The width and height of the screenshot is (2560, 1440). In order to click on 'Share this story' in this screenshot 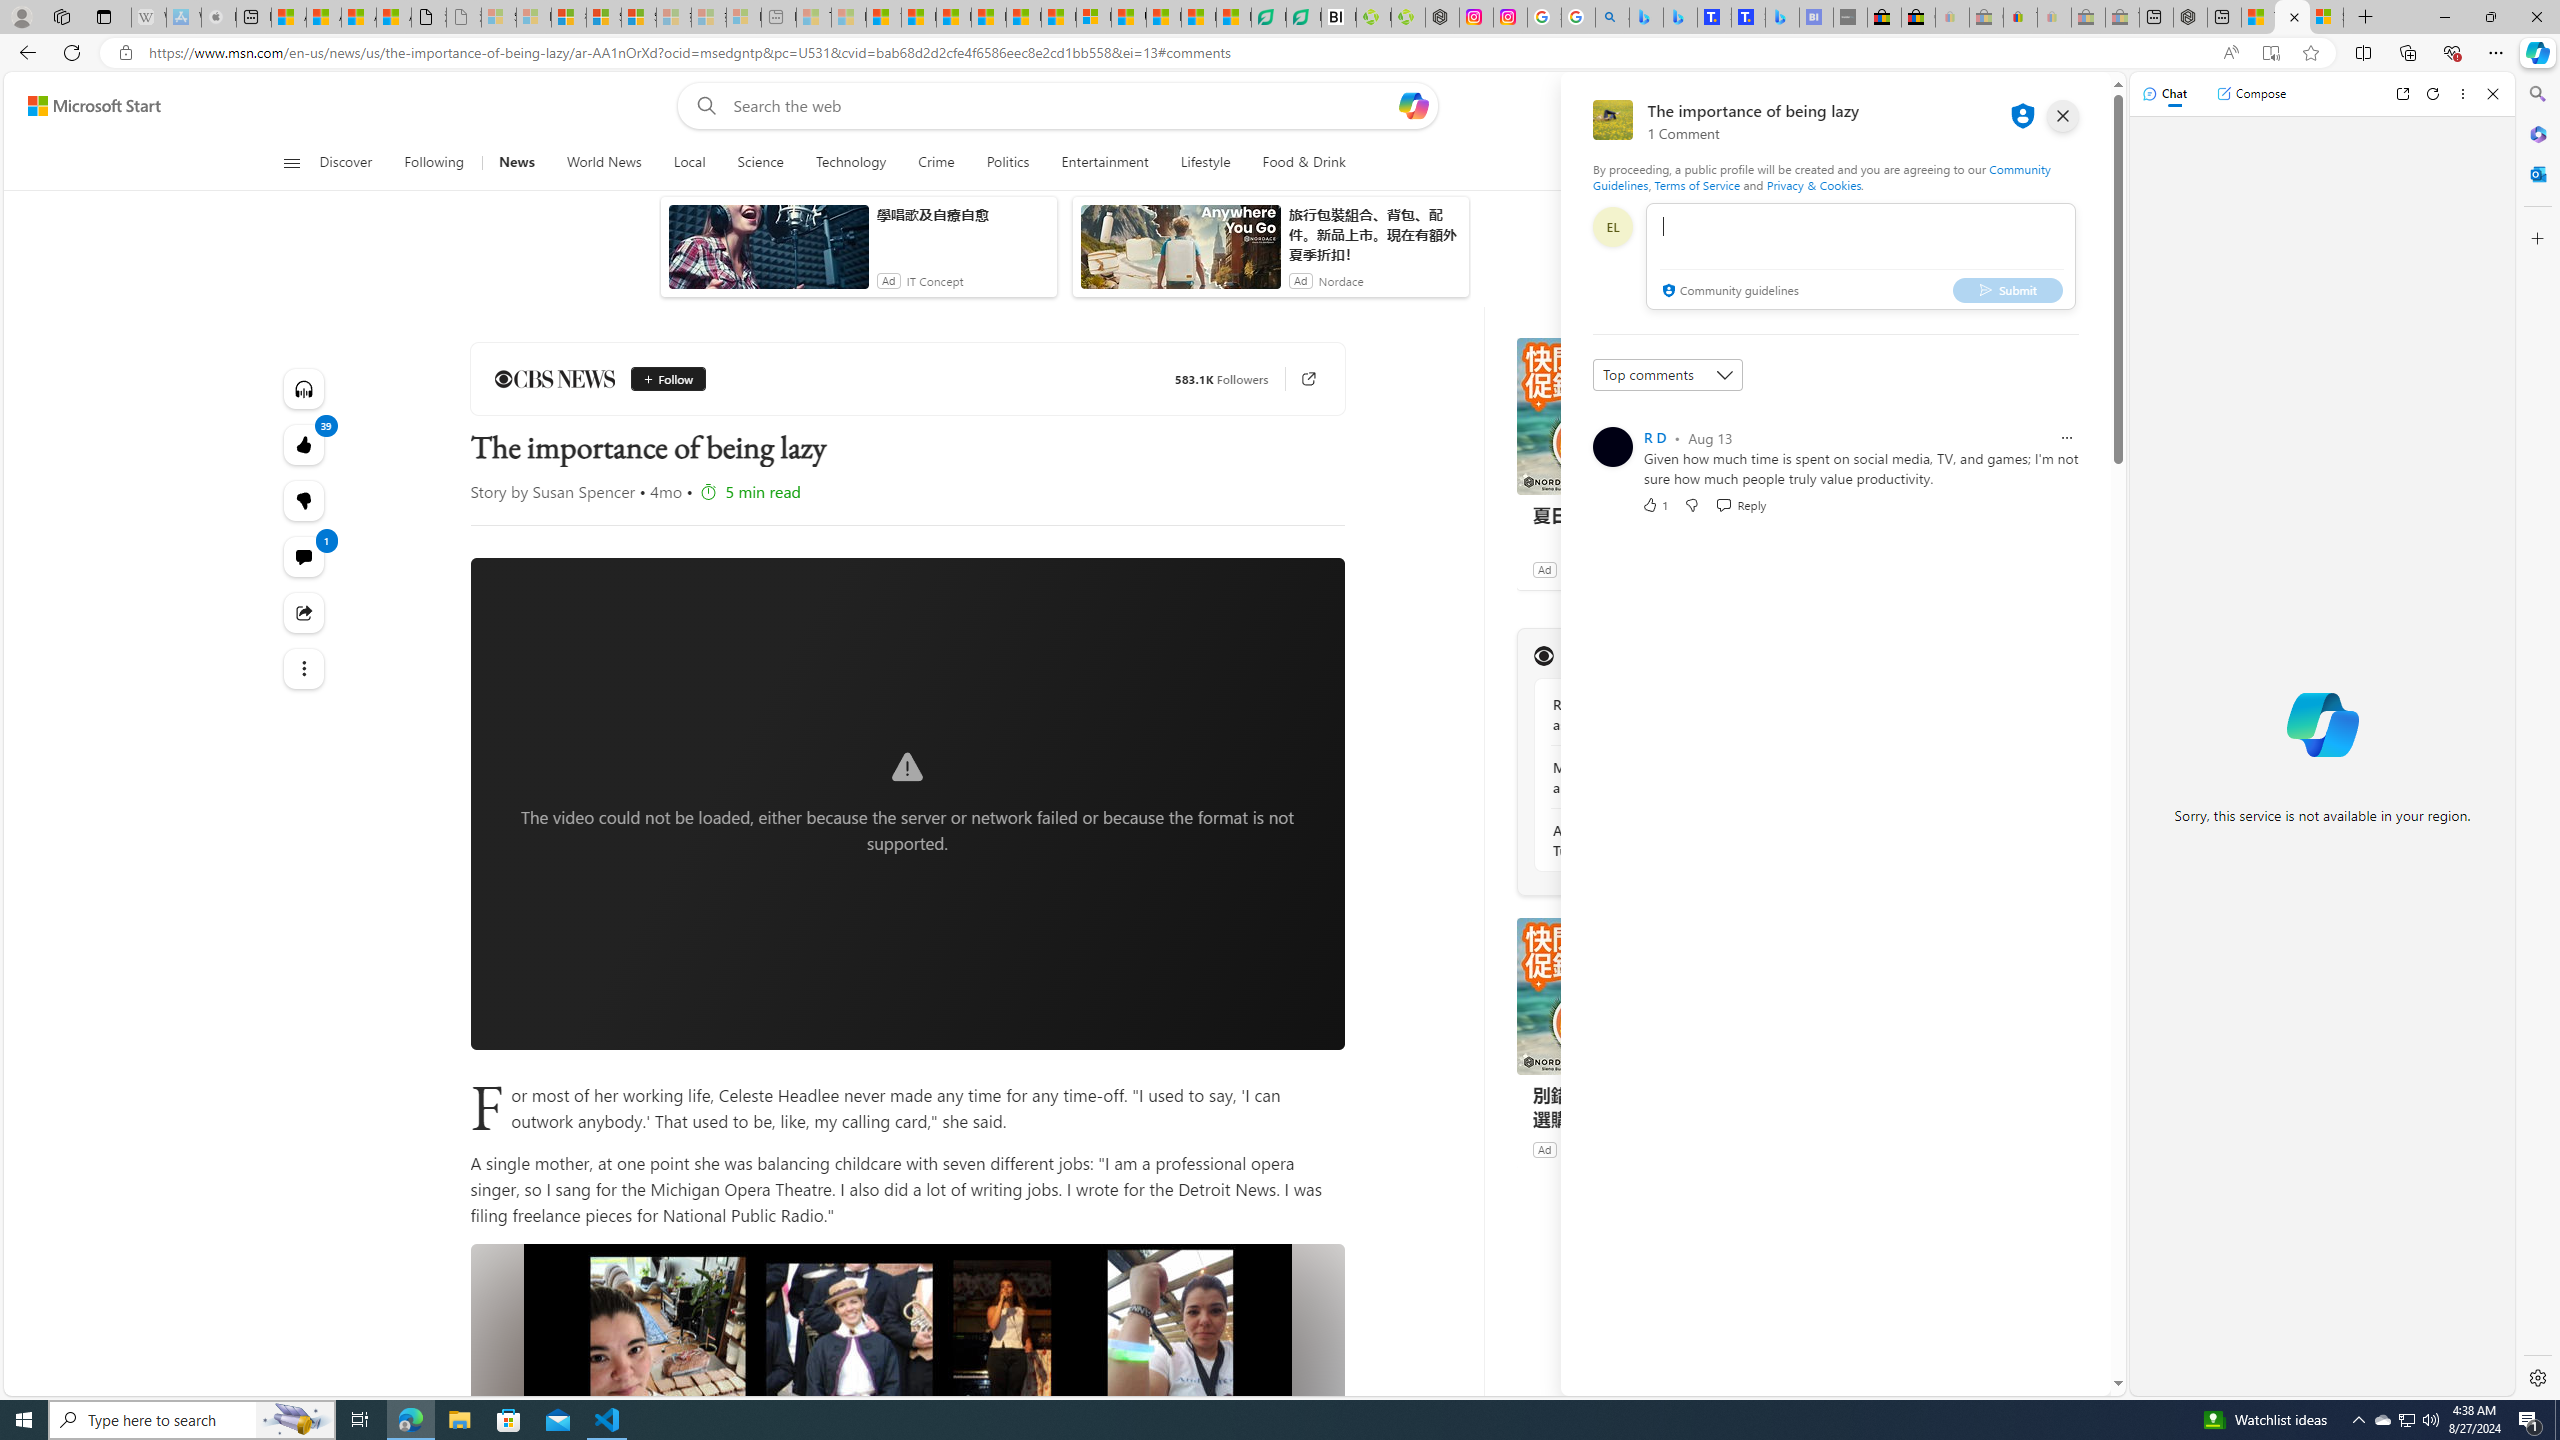, I will do `click(303, 612)`.